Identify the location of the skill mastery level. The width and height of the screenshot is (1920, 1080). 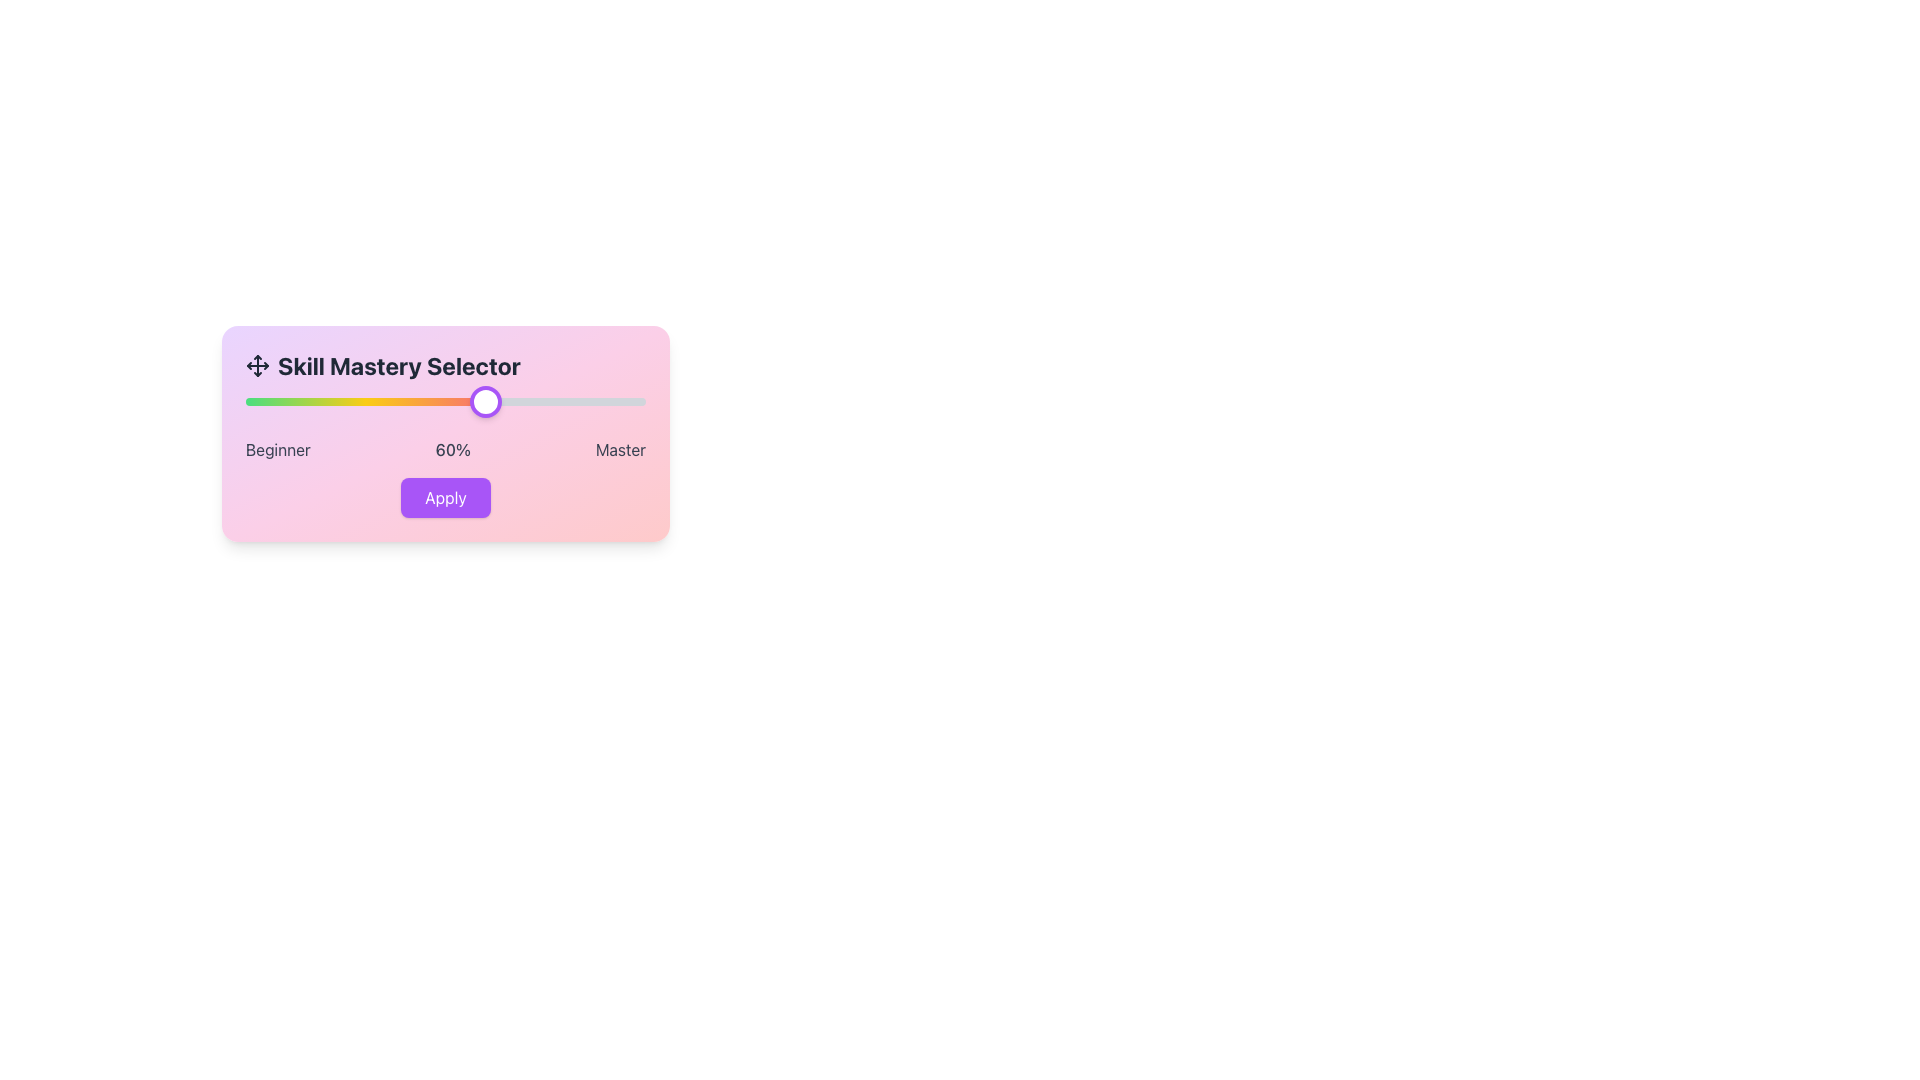
(261, 401).